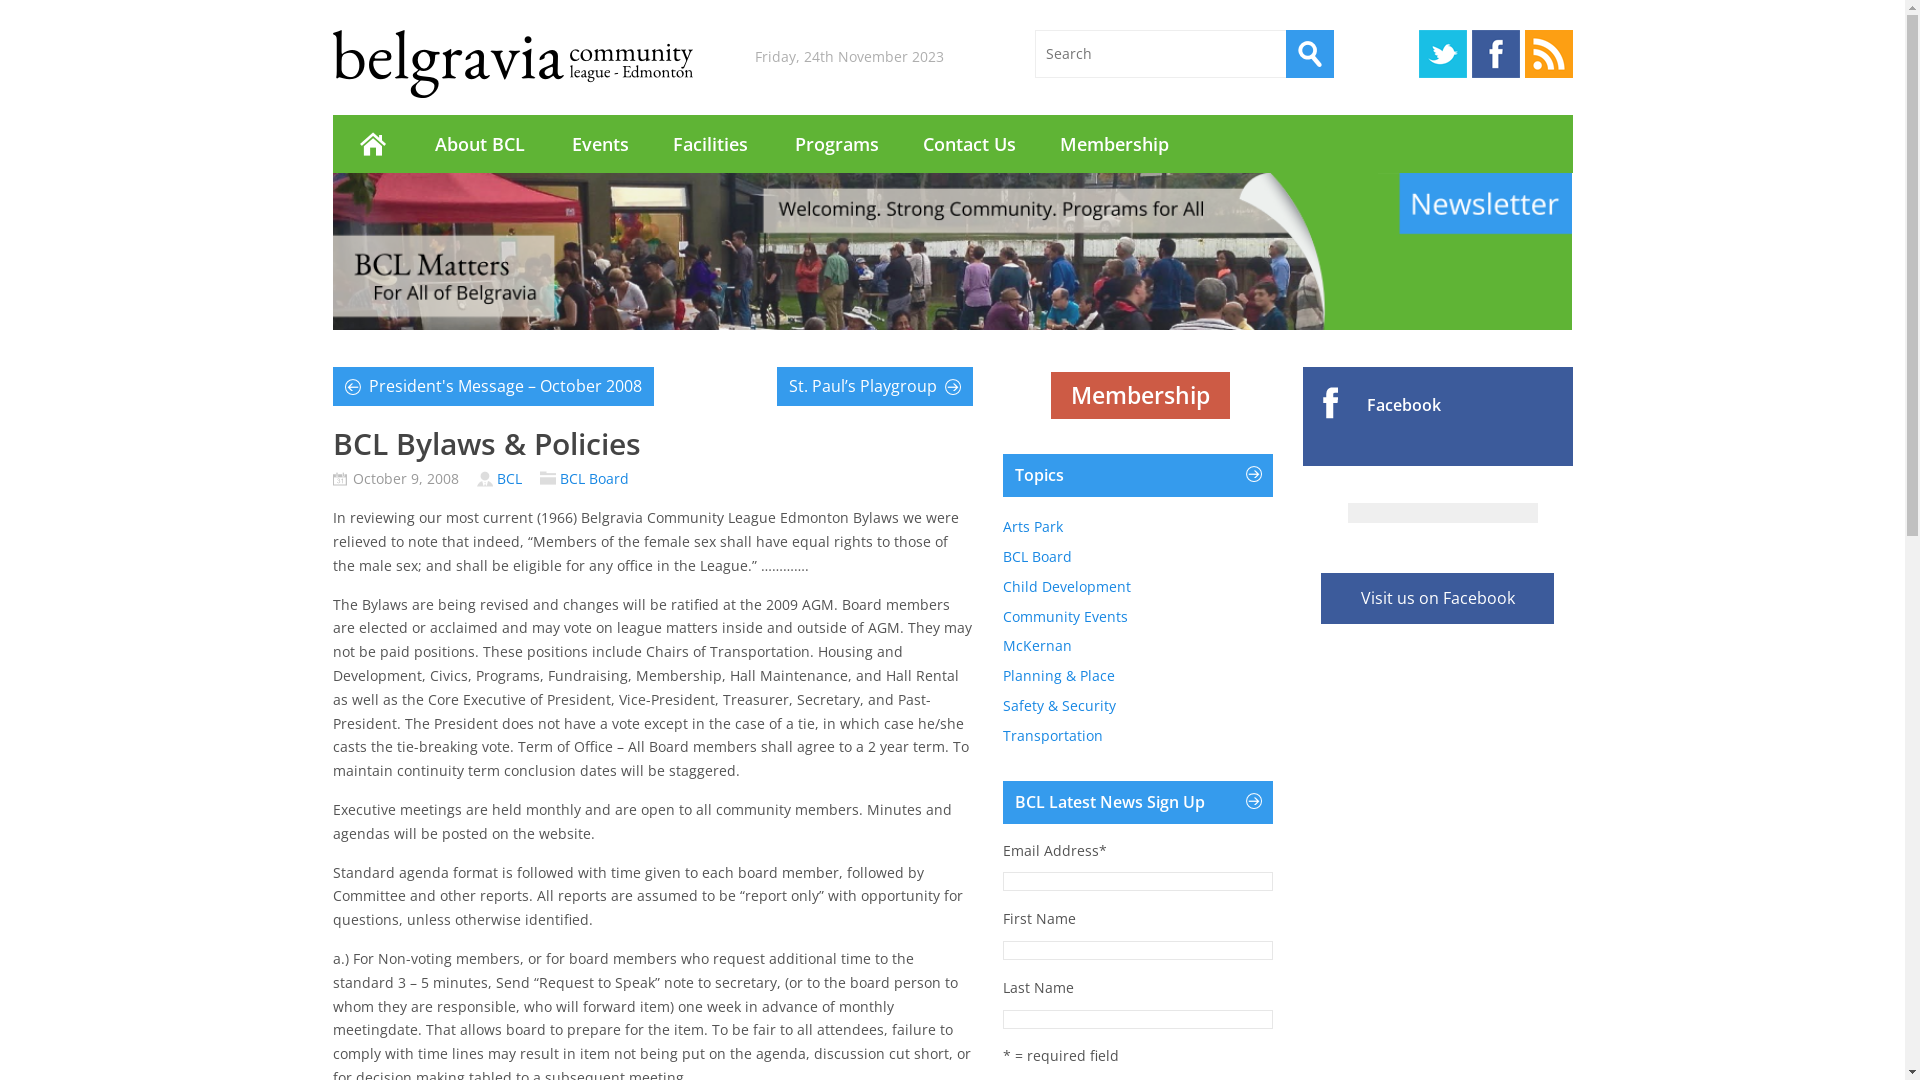 This screenshot has width=1920, height=1080. What do you see at coordinates (371, 142) in the screenshot?
I see `'Home'` at bounding box center [371, 142].